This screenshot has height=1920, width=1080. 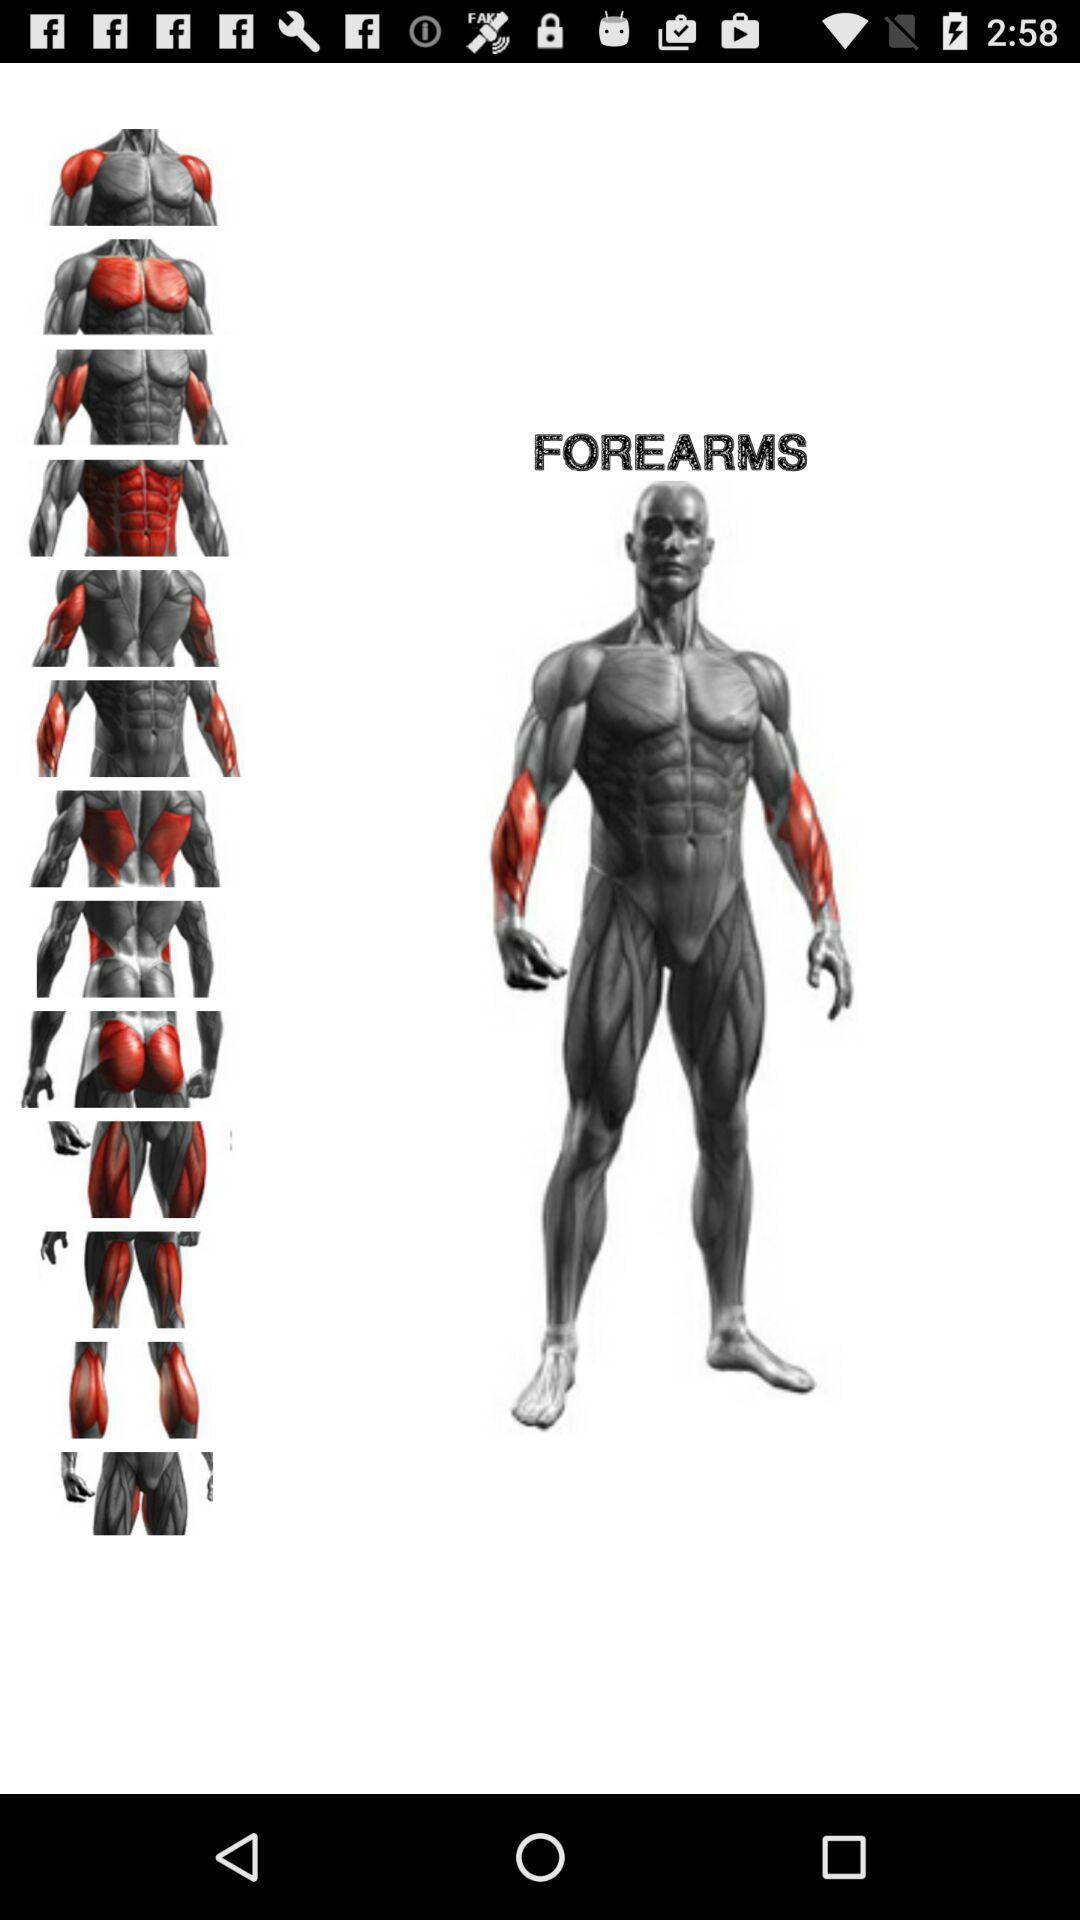 I want to click on body part, so click(x=131, y=720).